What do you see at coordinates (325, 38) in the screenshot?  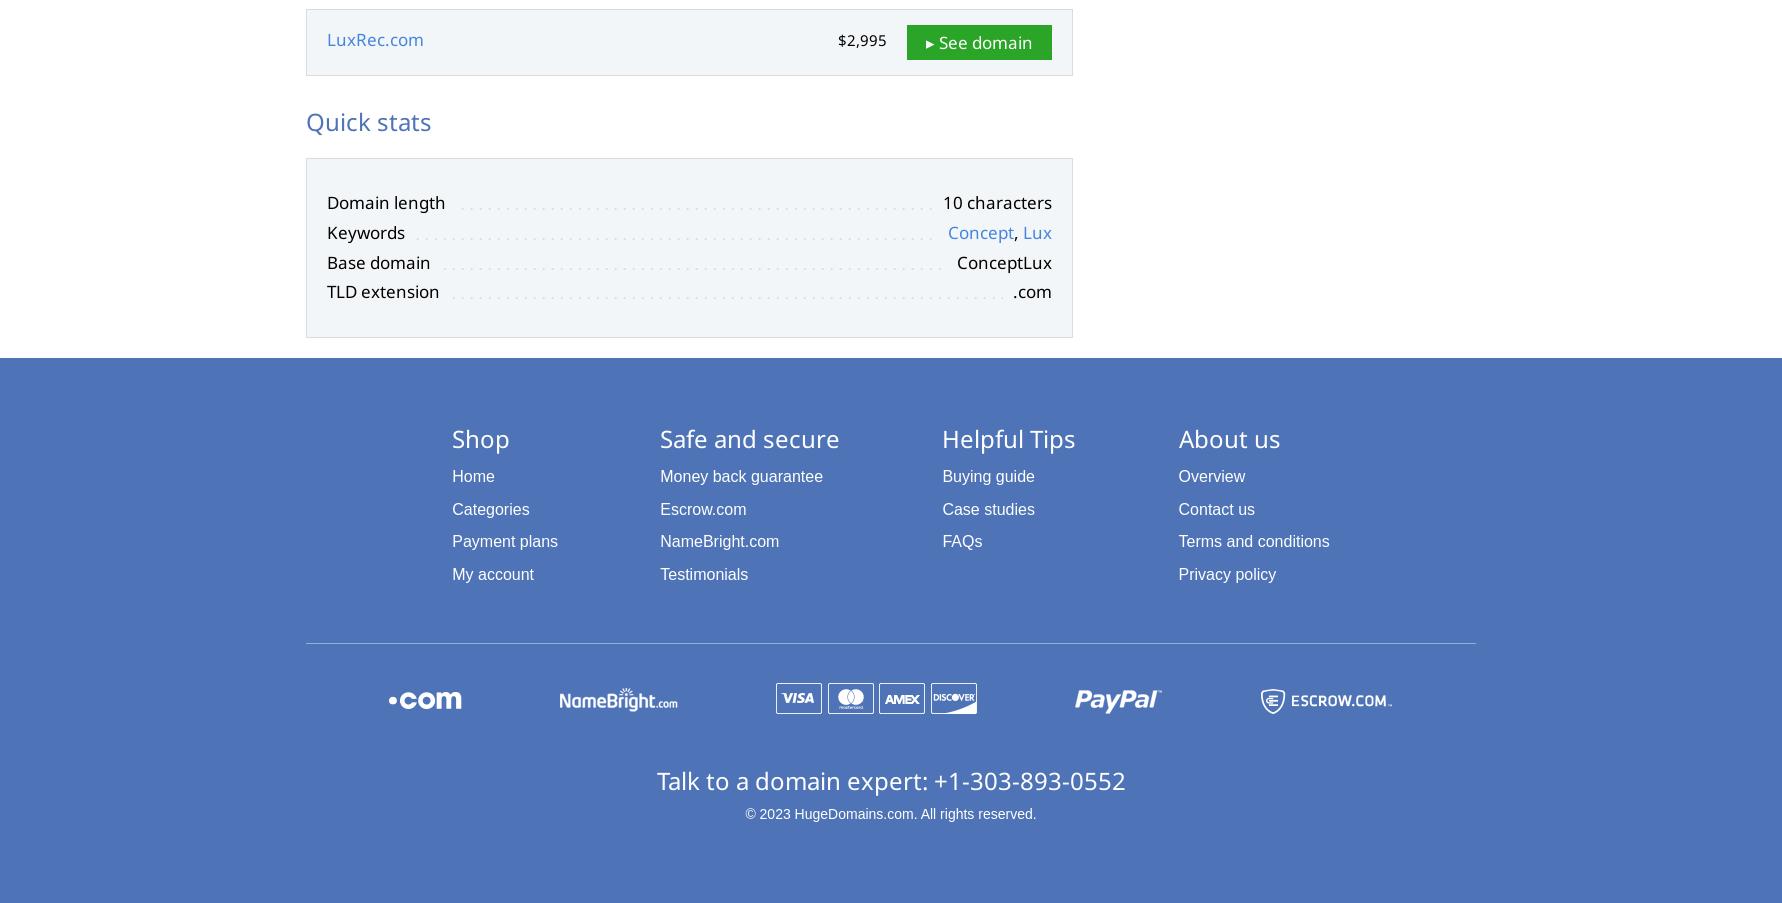 I see `'LuxRec.com'` at bounding box center [325, 38].